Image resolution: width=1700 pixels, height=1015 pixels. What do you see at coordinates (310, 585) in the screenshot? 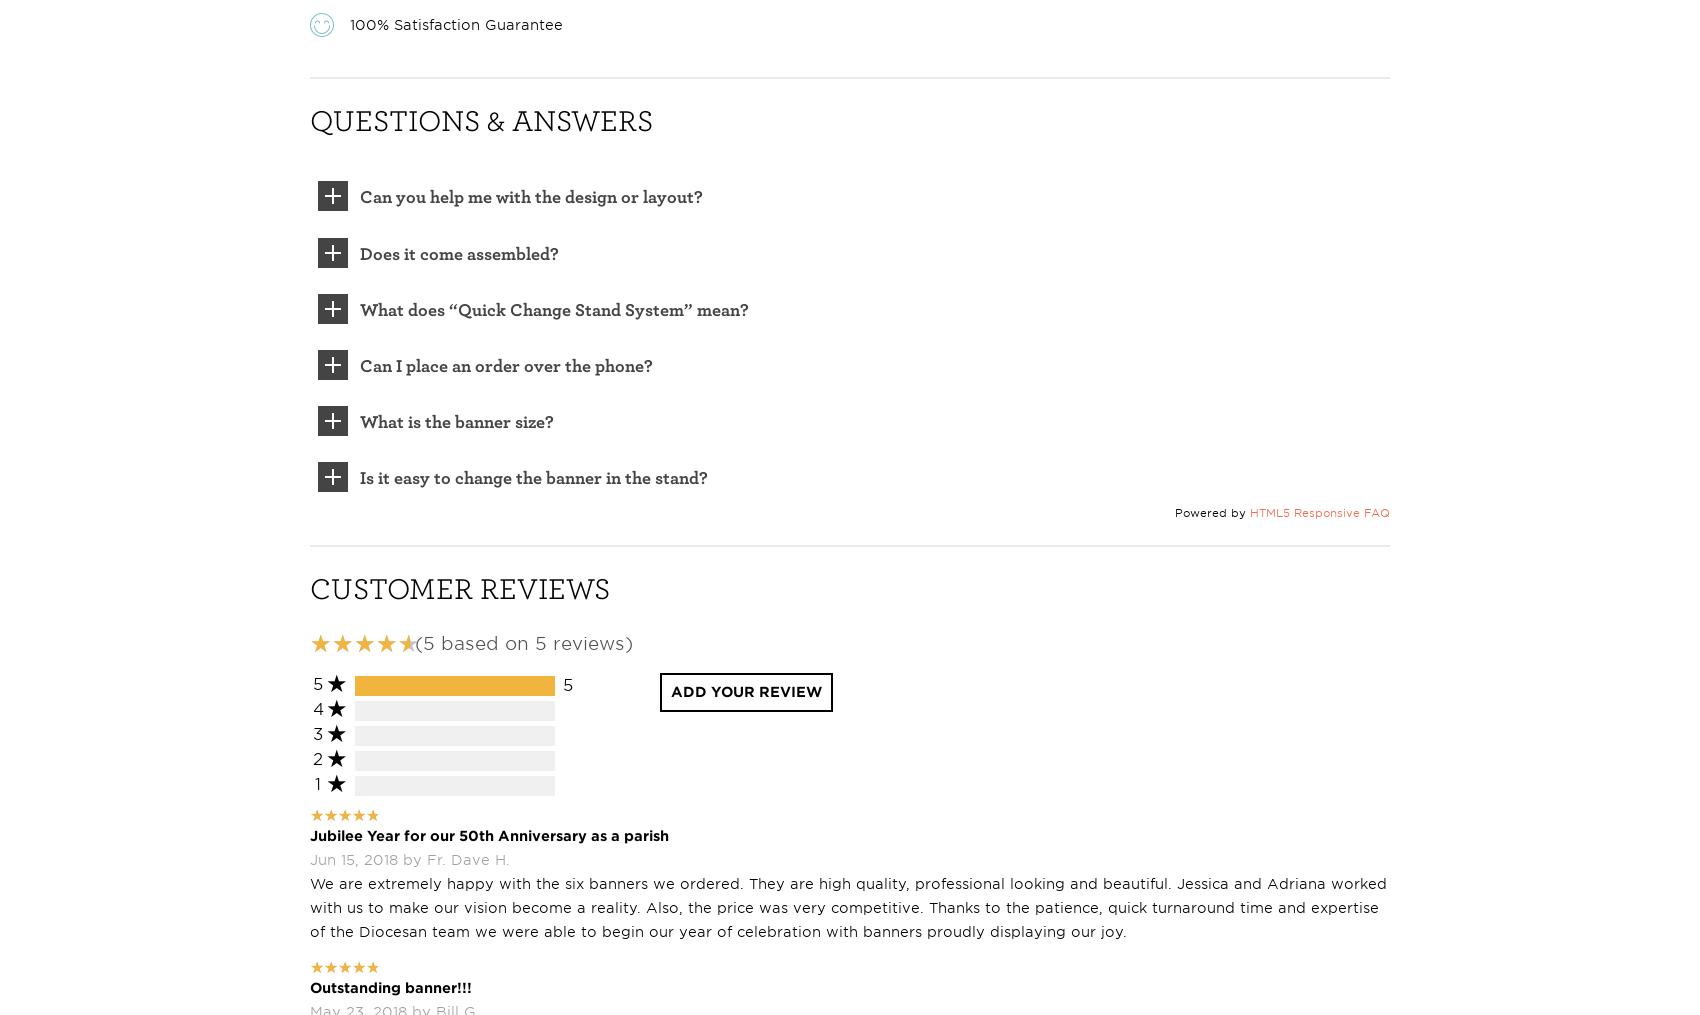
I see `'Customer Reviews'` at bounding box center [310, 585].